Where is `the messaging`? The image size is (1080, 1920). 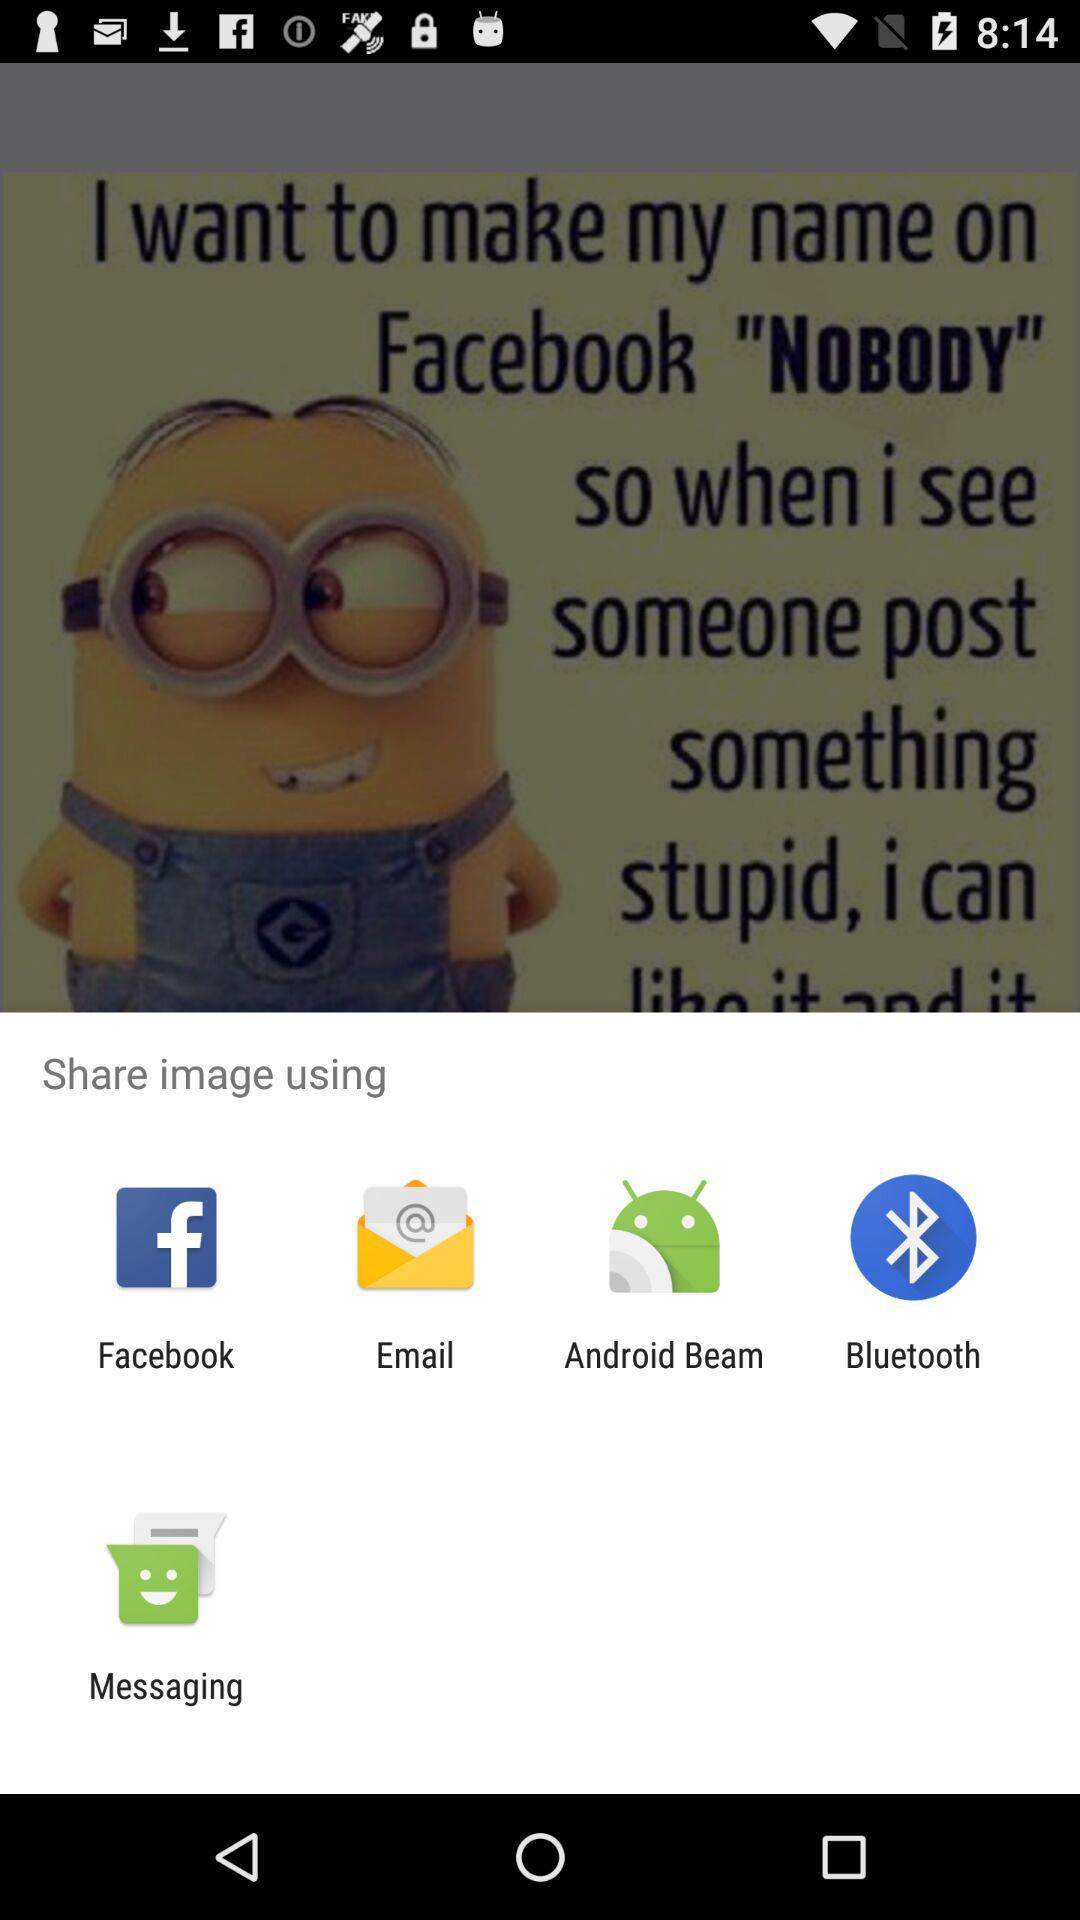 the messaging is located at coordinates (165, 1705).